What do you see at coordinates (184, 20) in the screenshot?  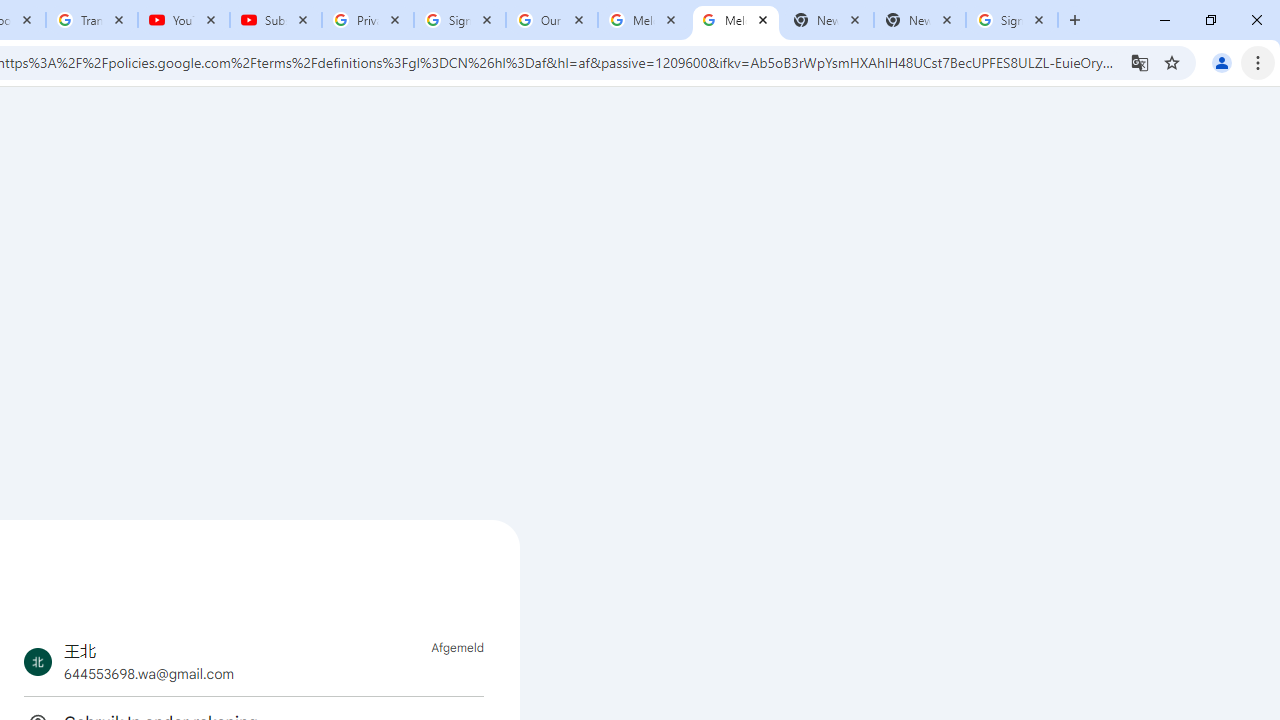 I see `'YouTube'` at bounding box center [184, 20].